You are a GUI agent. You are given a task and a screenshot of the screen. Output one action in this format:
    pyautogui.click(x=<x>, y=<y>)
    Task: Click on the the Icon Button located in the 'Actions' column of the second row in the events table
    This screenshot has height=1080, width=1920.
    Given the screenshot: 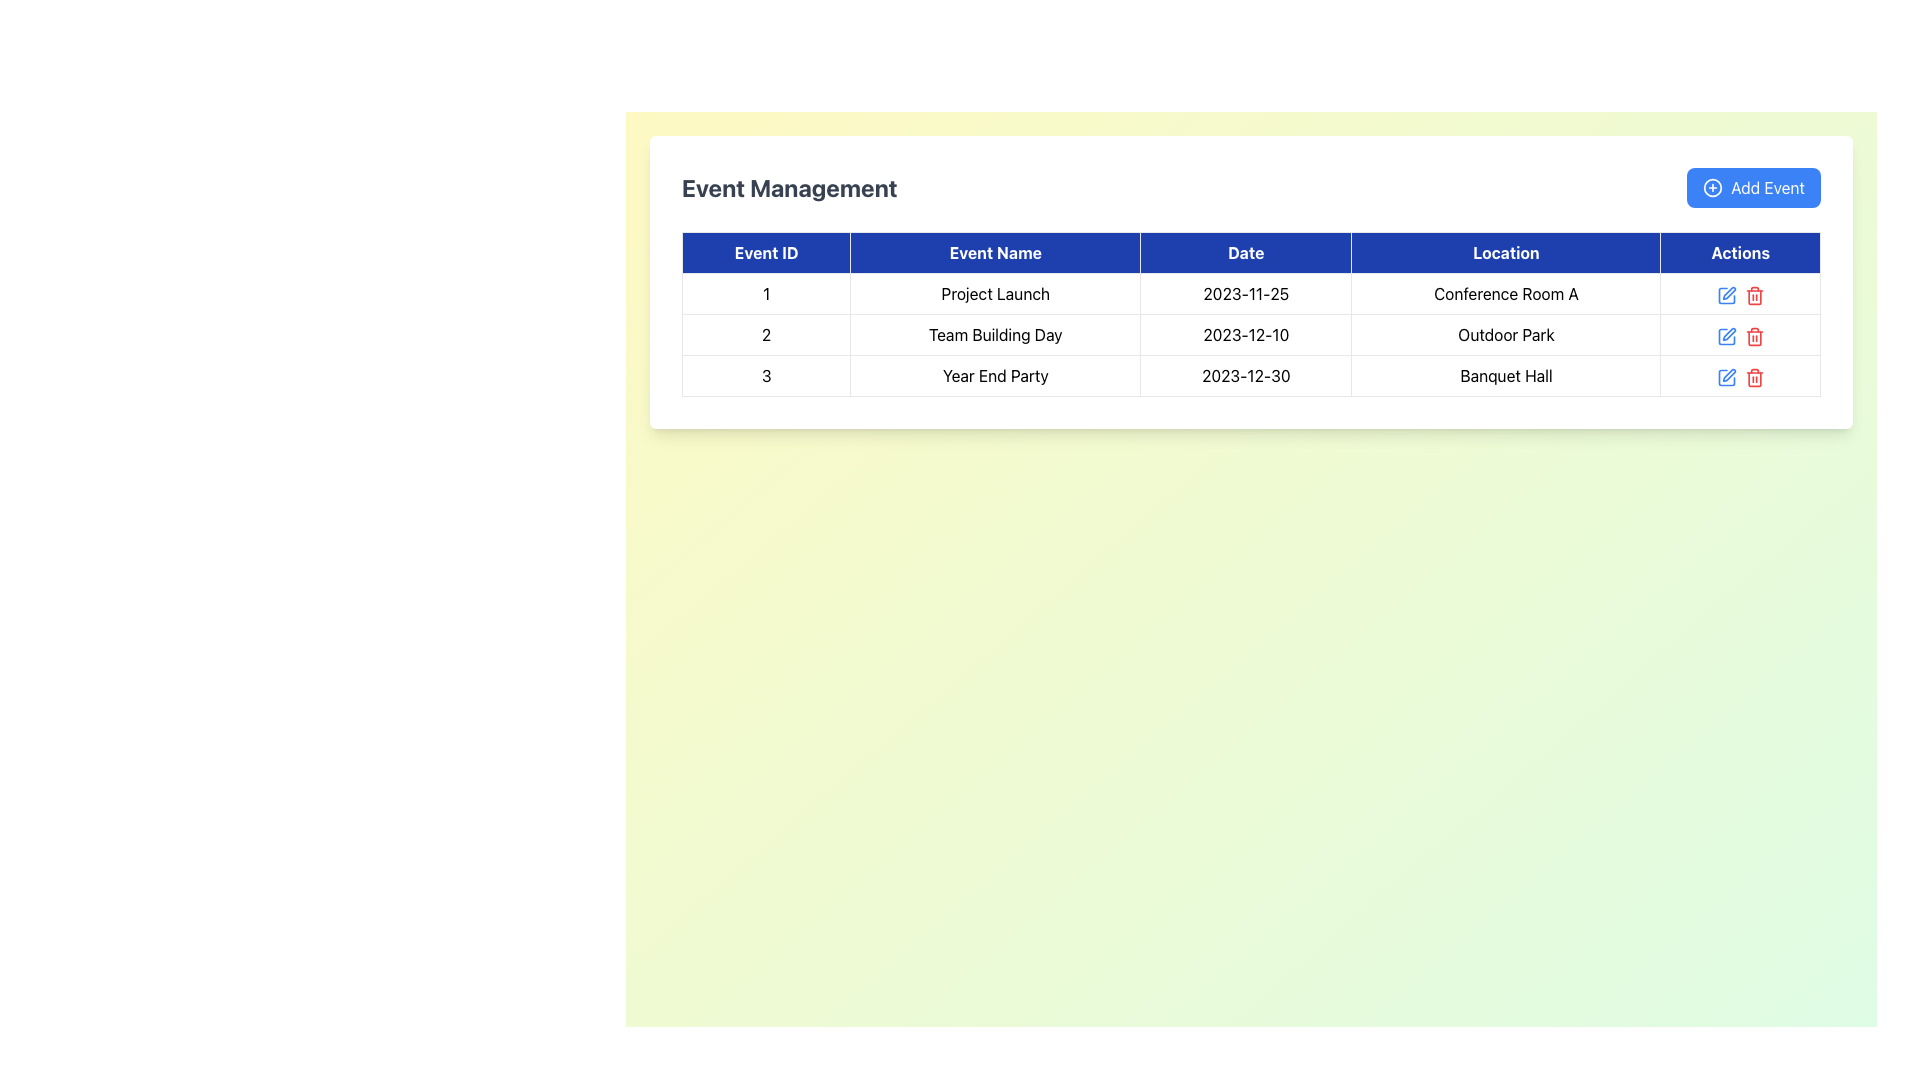 What is the action you would take?
    pyautogui.click(x=1753, y=334)
    